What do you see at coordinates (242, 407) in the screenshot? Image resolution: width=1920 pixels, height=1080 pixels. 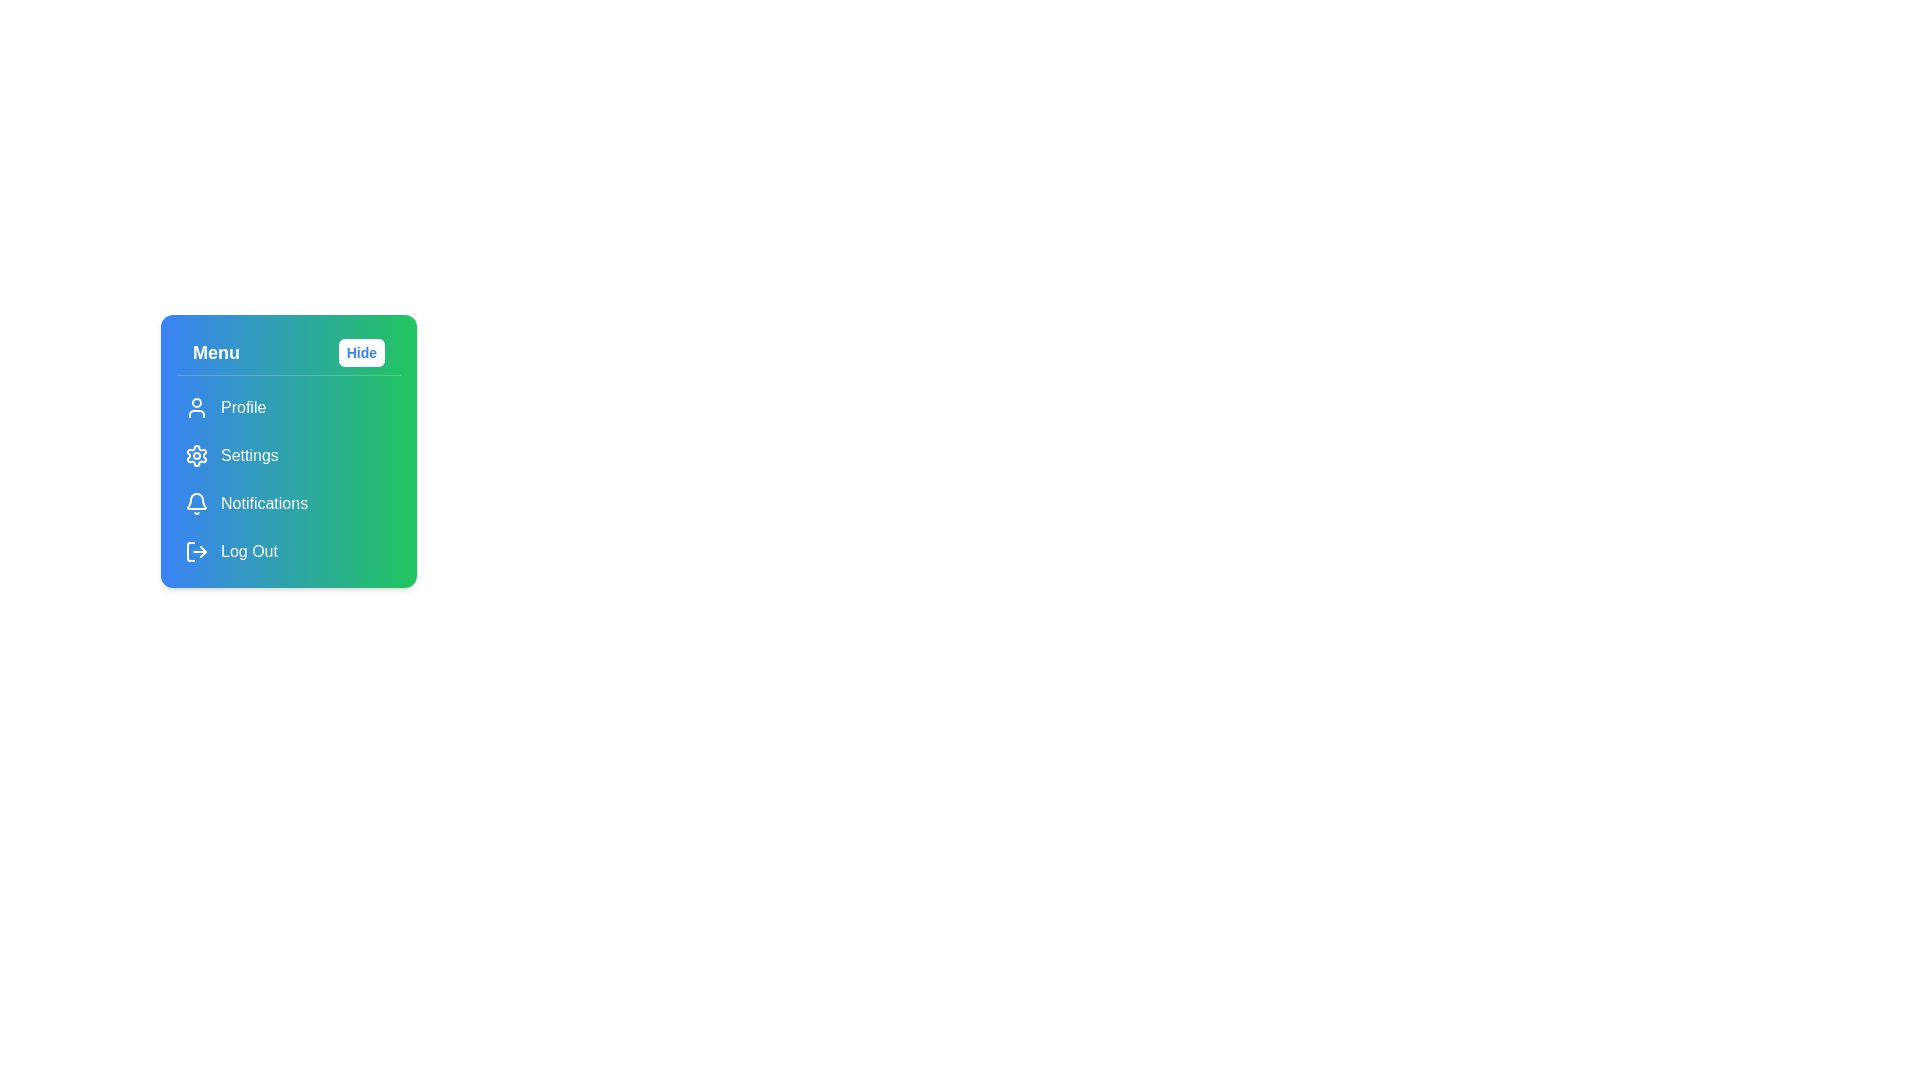 I see `the 'Profile' text label, which is styled with a simple font and positioned to the right of a user icon within a blue-green gradient menu box, as the first option beneath the 'Menu' header` at bounding box center [242, 407].